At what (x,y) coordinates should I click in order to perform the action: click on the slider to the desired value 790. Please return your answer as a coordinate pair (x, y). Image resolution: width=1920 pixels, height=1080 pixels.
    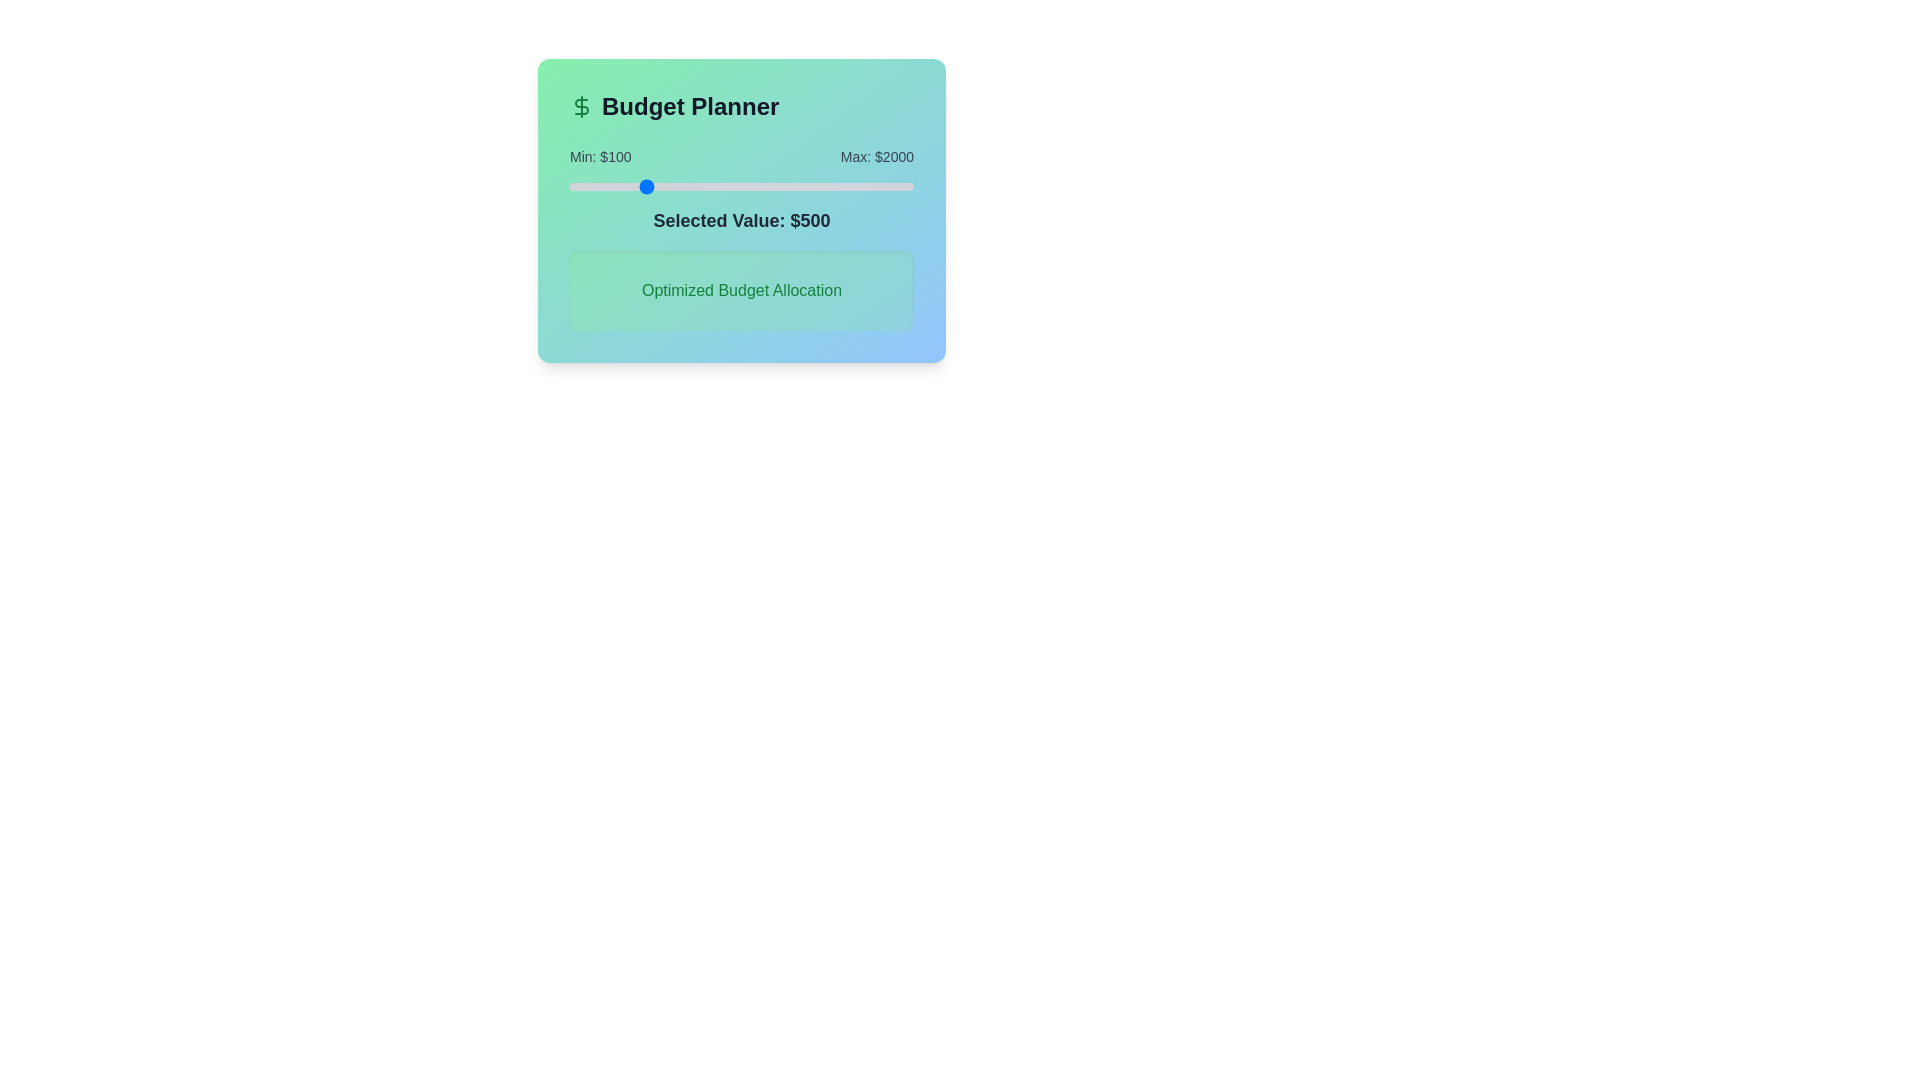
    Looking at the image, I should click on (694, 186).